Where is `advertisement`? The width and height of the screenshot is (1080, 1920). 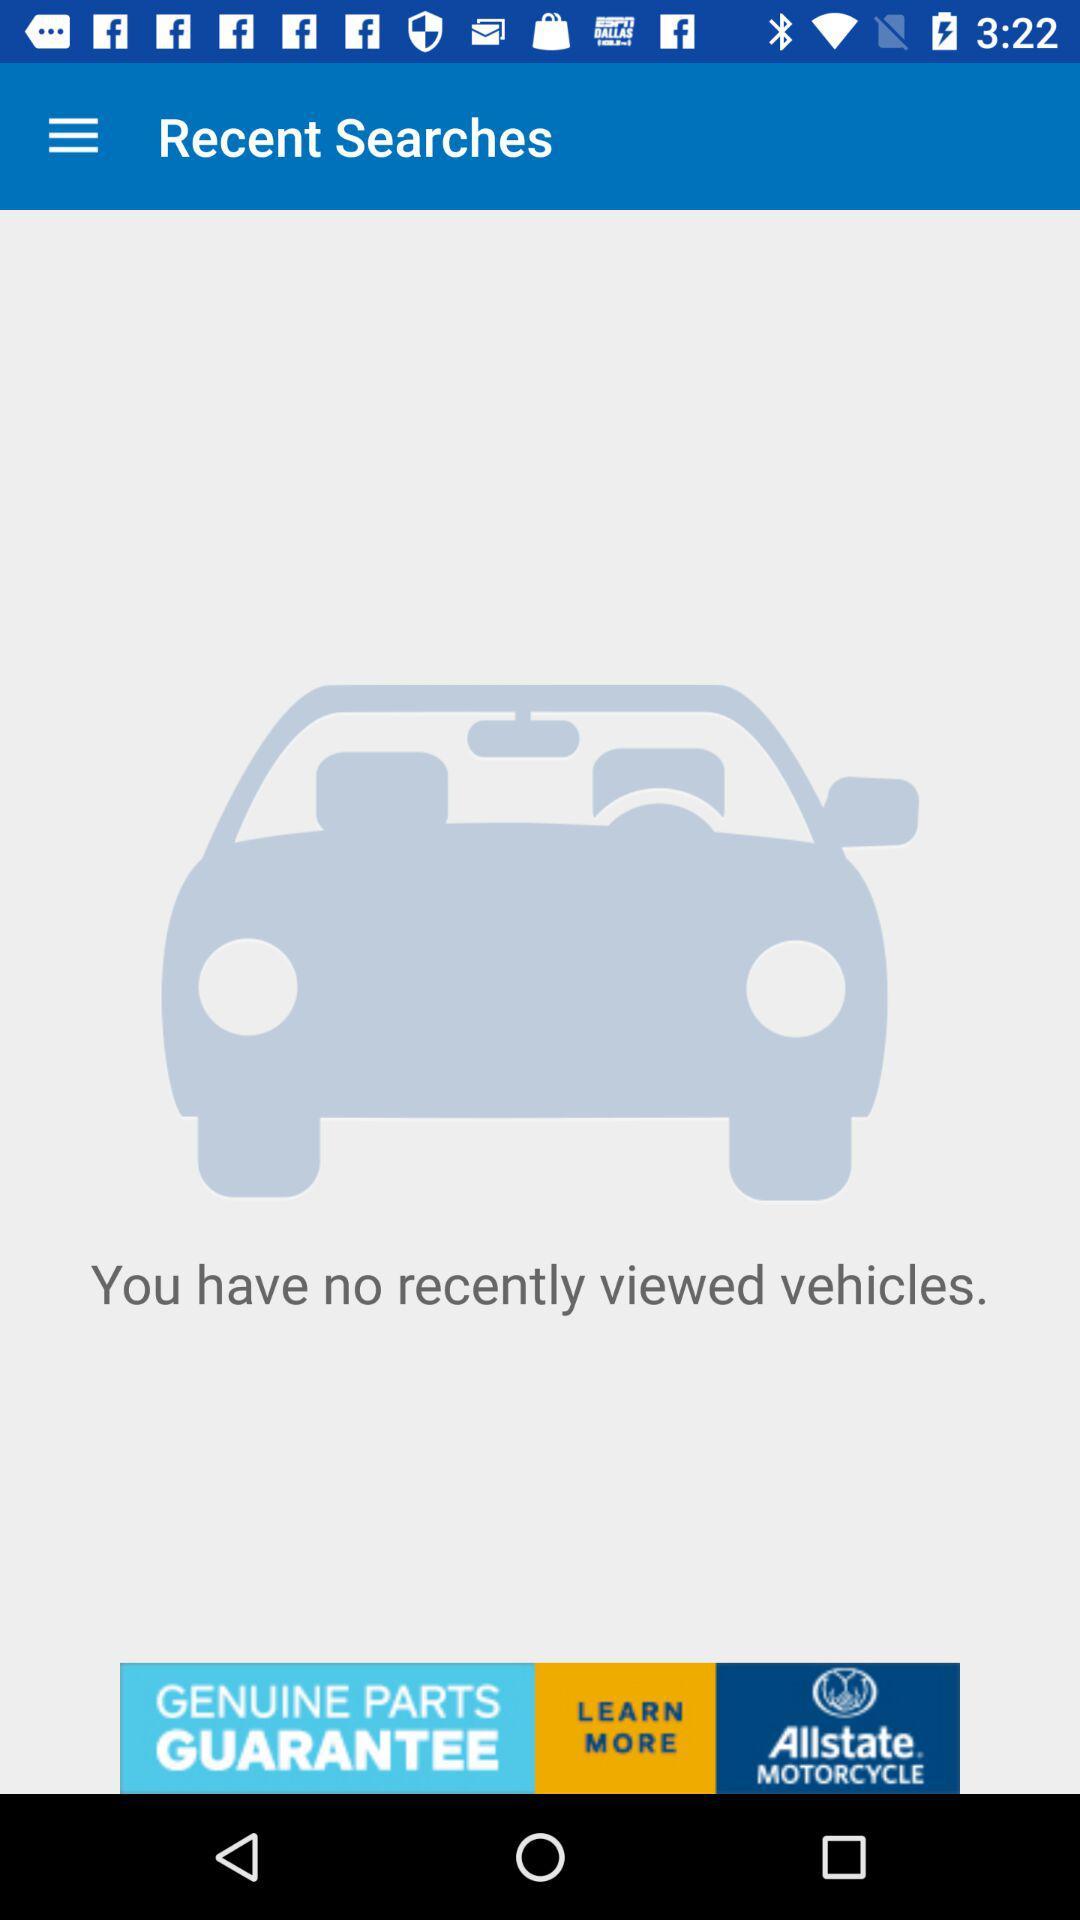
advertisement is located at coordinates (540, 1727).